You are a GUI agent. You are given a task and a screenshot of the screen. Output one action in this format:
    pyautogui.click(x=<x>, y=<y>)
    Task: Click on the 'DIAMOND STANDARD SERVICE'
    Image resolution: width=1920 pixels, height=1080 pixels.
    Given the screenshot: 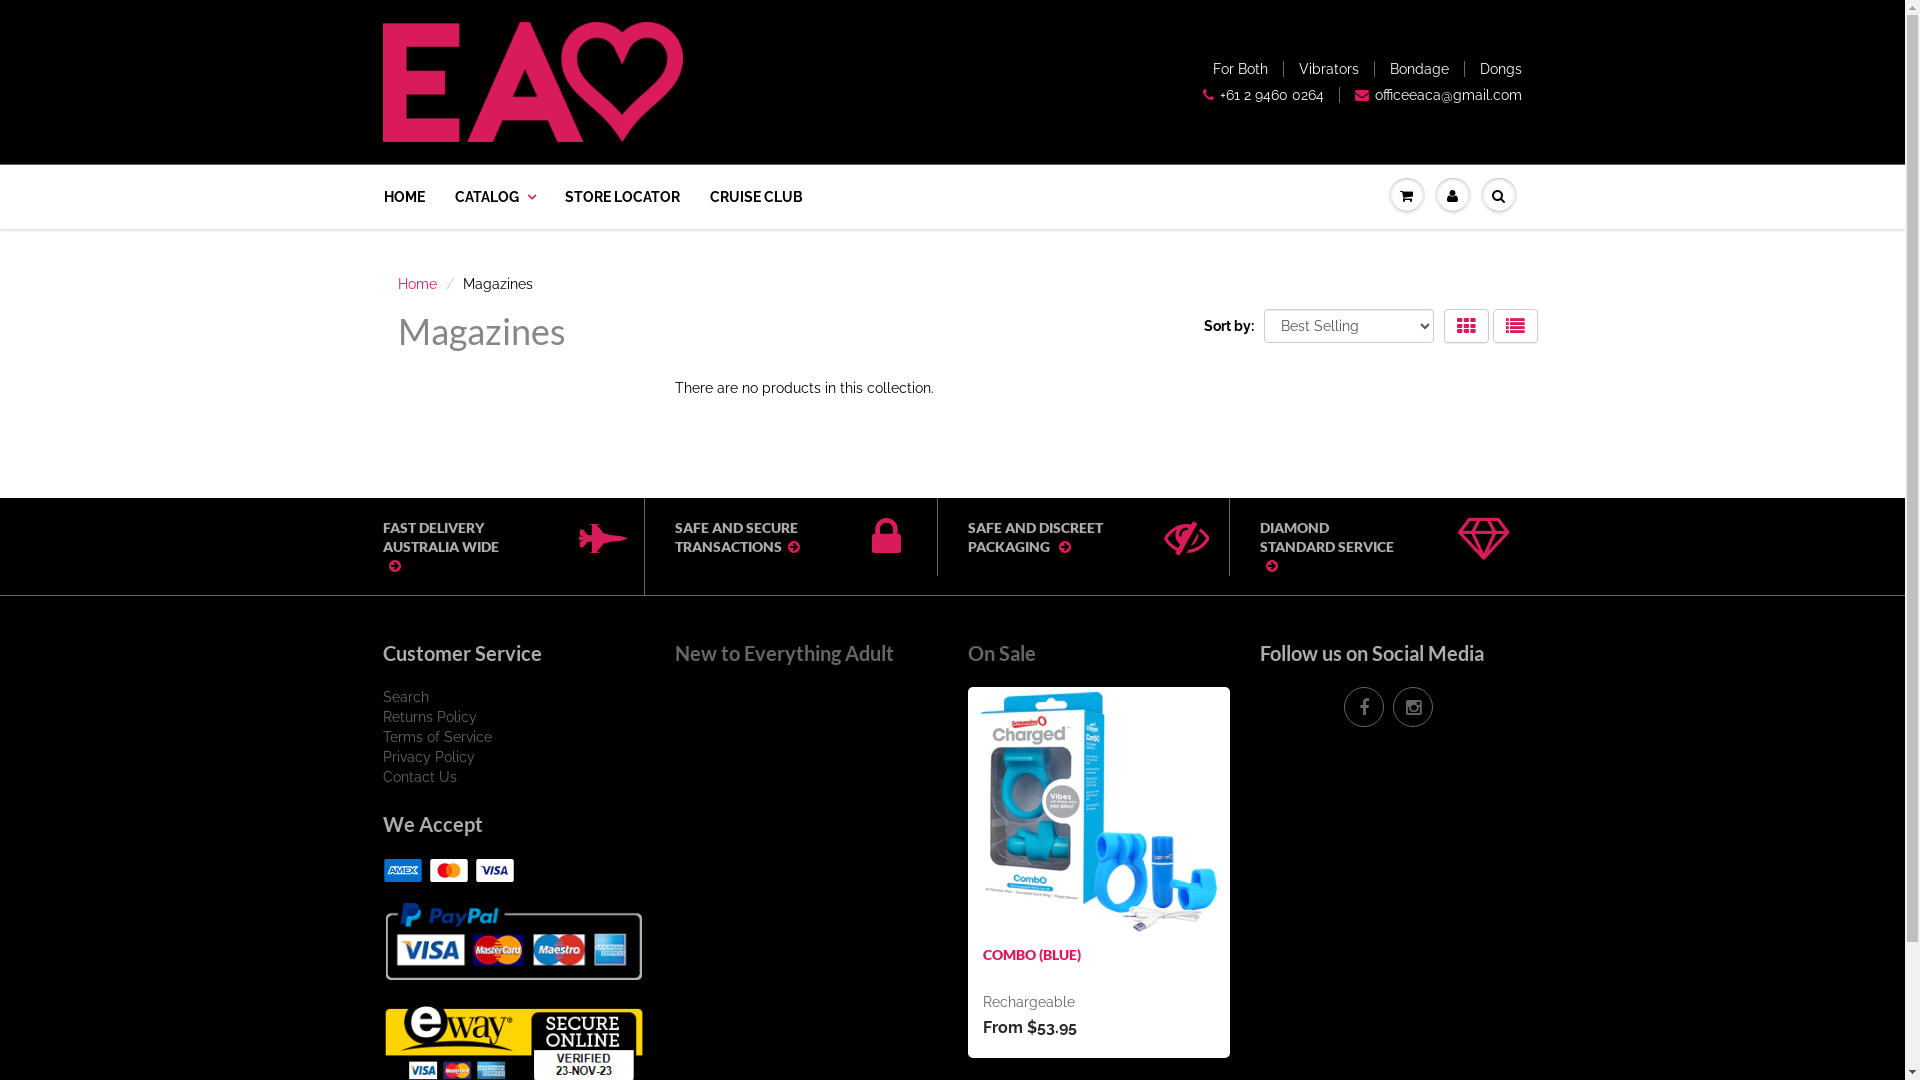 What is the action you would take?
    pyautogui.click(x=1258, y=546)
    